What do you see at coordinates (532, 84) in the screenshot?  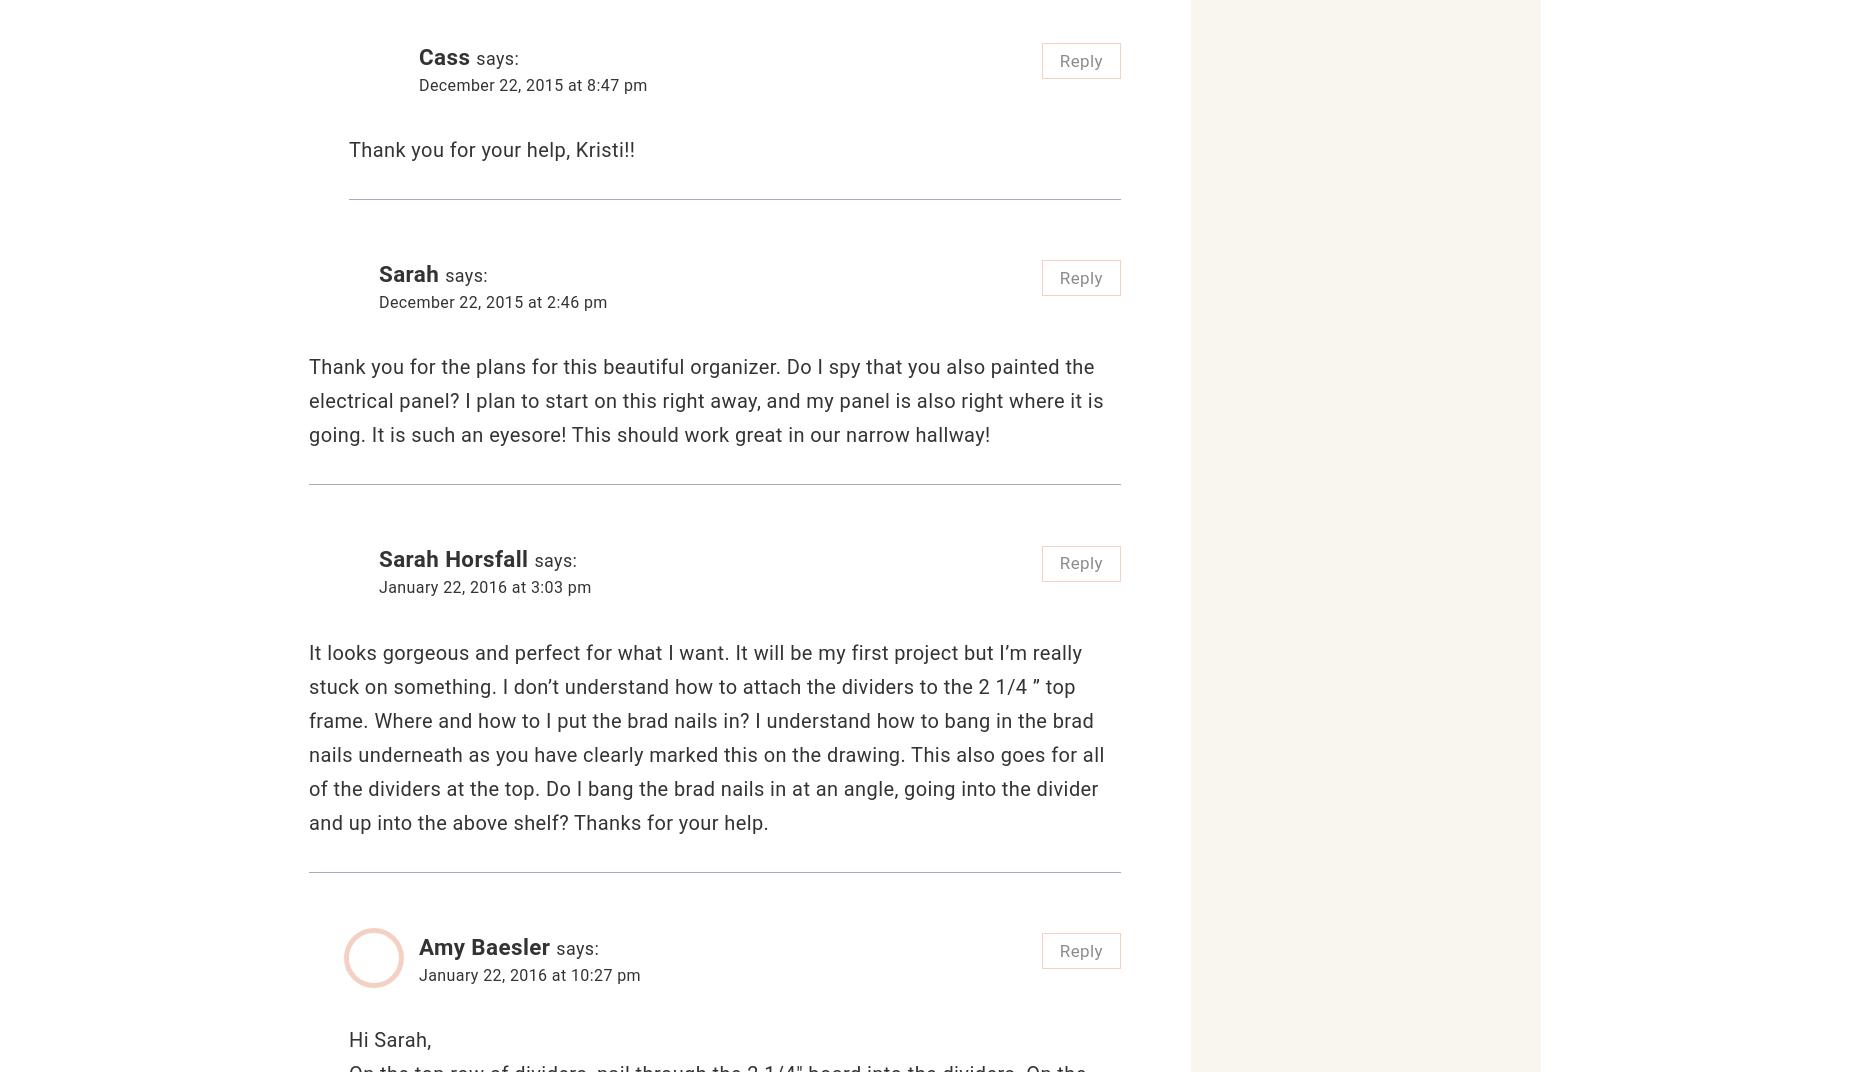 I see `'December 22, 2015 at 8:47 pm'` at bounding box center [532, 84].